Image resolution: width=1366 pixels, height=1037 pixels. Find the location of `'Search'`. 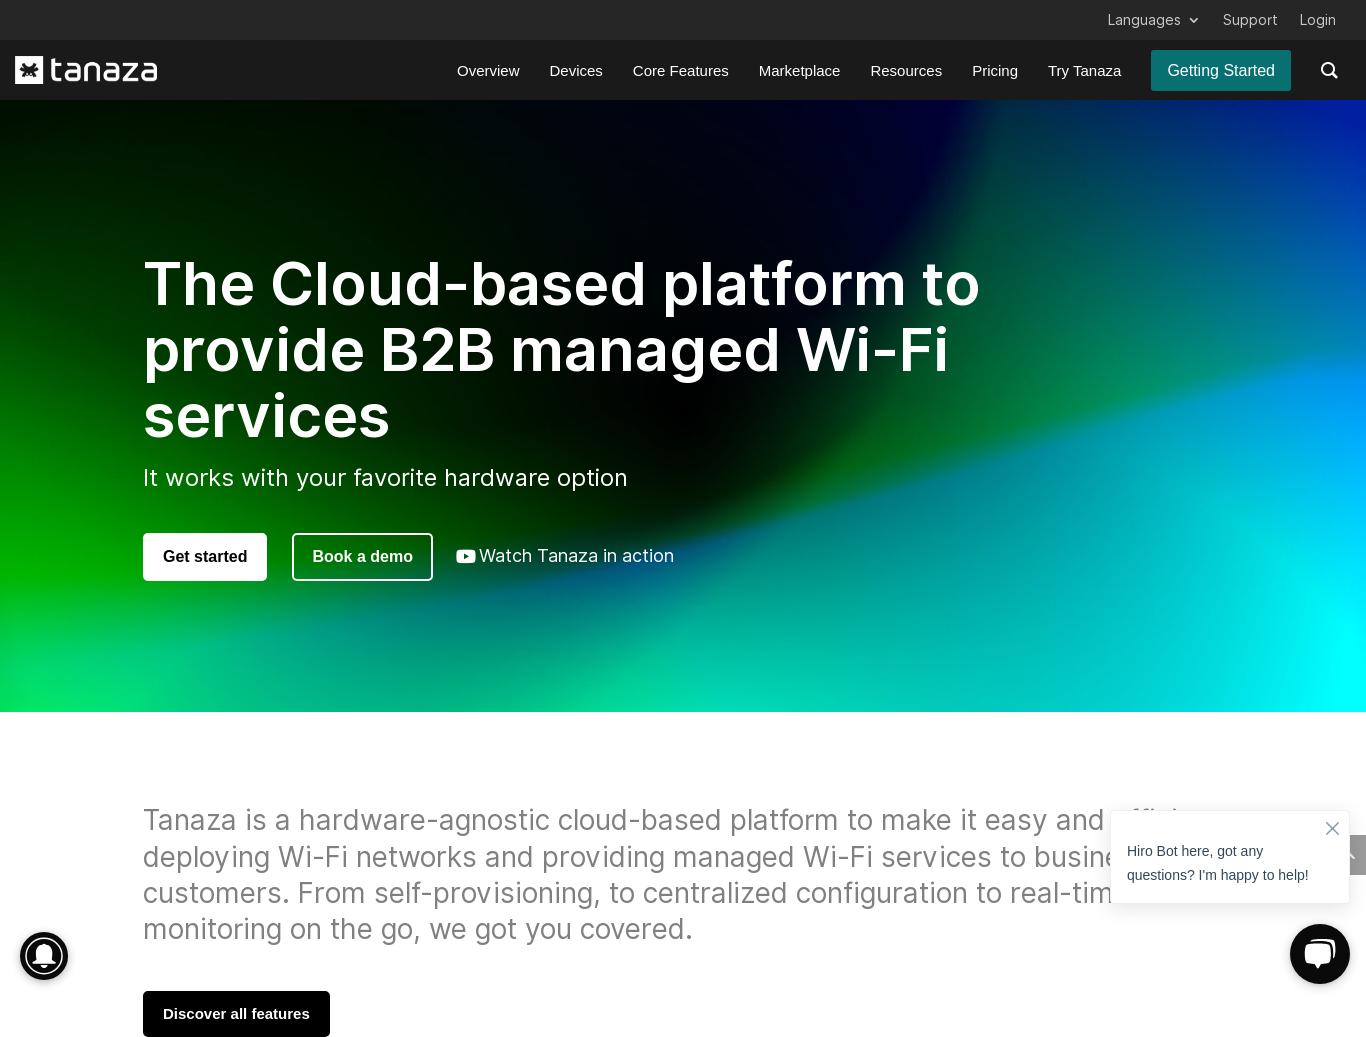

'Search' is located at coordinates (148, 935).